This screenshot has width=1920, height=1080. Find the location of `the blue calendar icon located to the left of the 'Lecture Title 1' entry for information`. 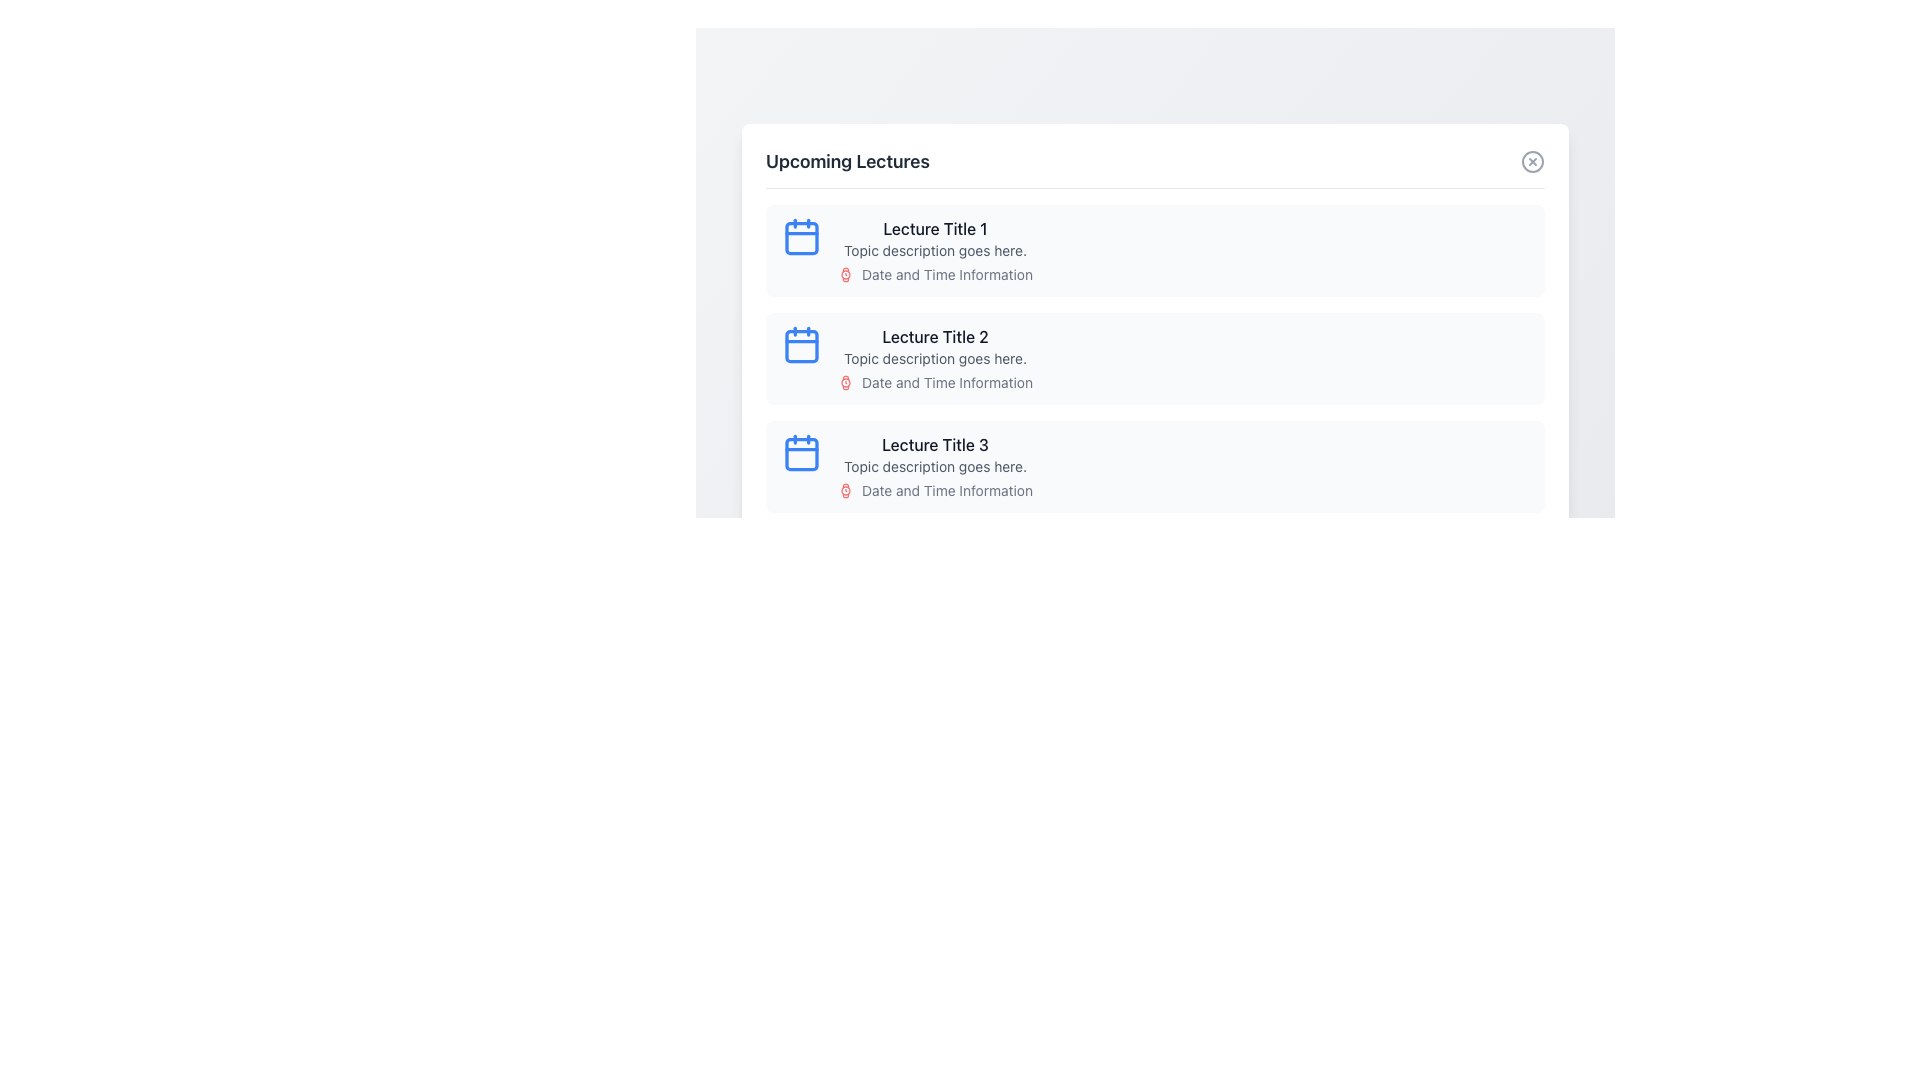

the blue calendar icon located to the left of the 'Lecture Title 1' entry for information is located at coordinates (801, 235).